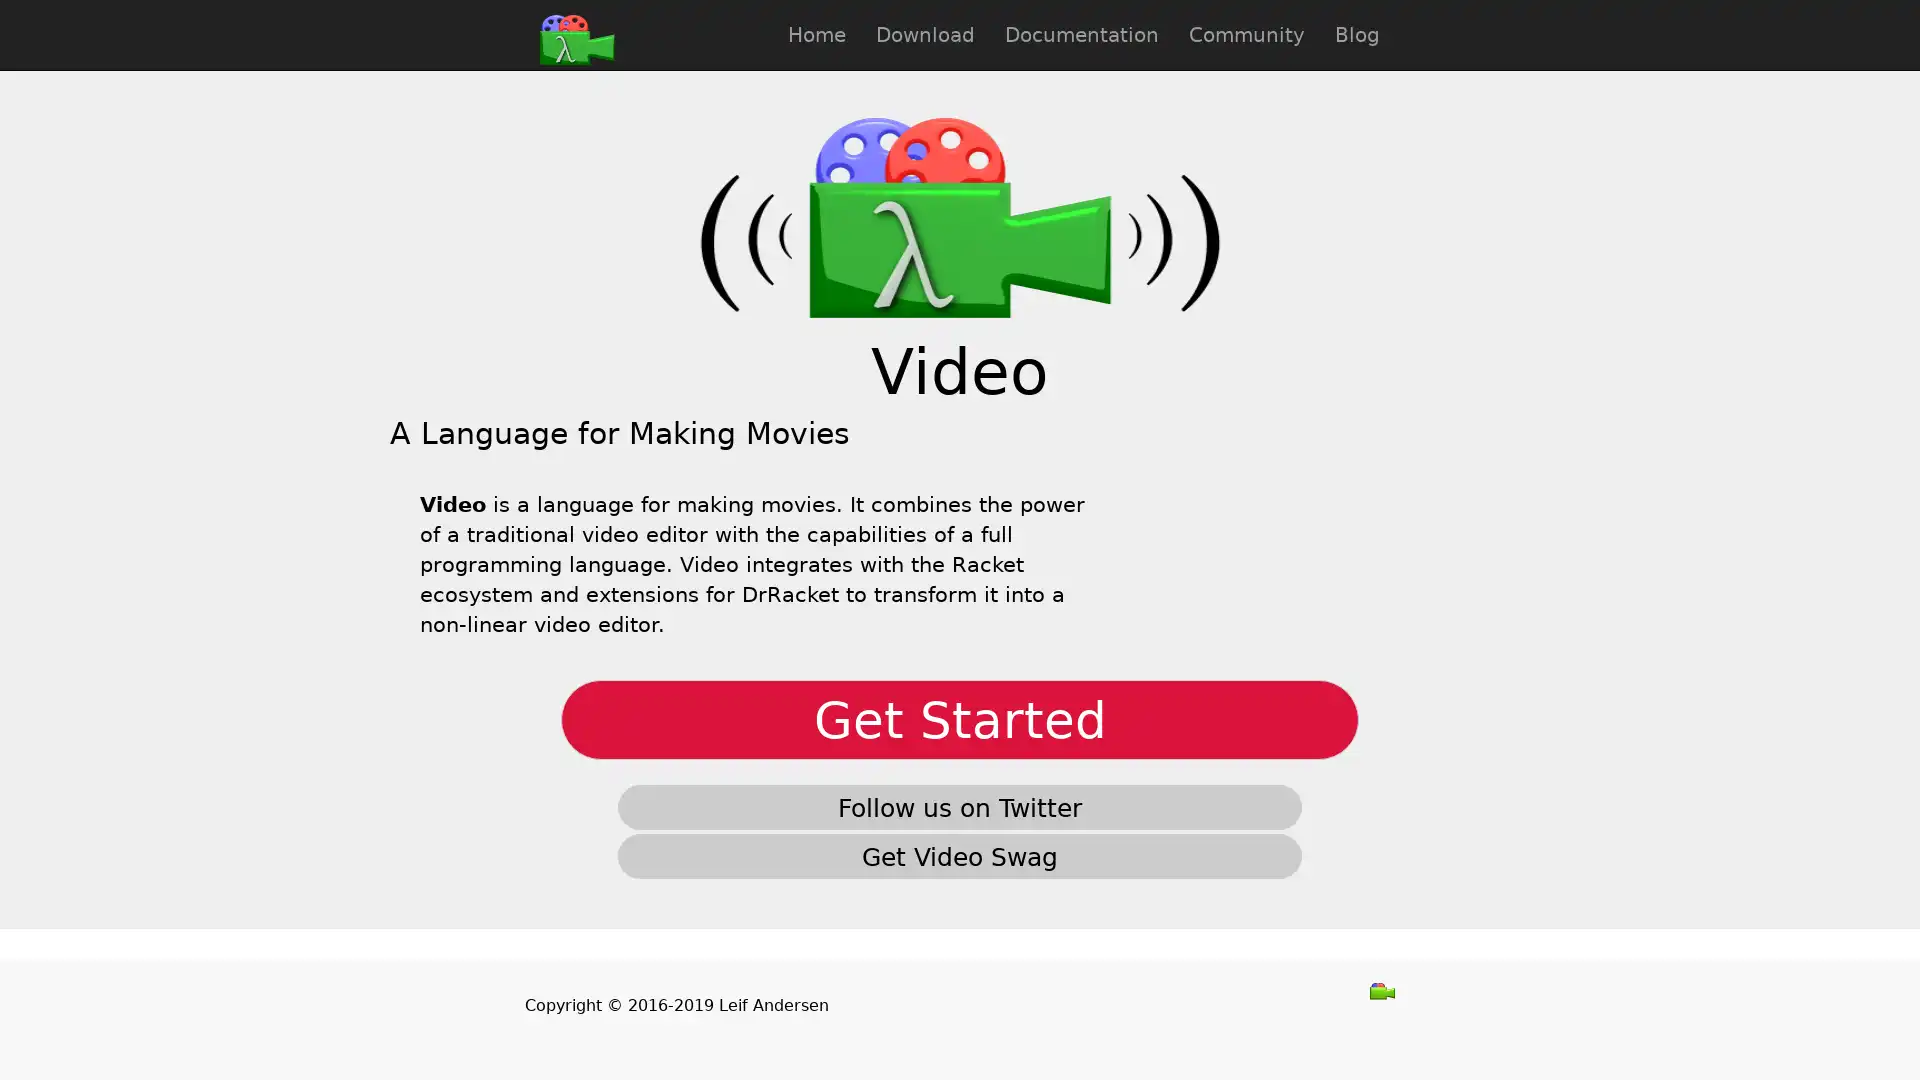  What do you see at coordinates (960, 855) in the screenshot?
I see `Get Video Swag` at bounding box center [960, 855].